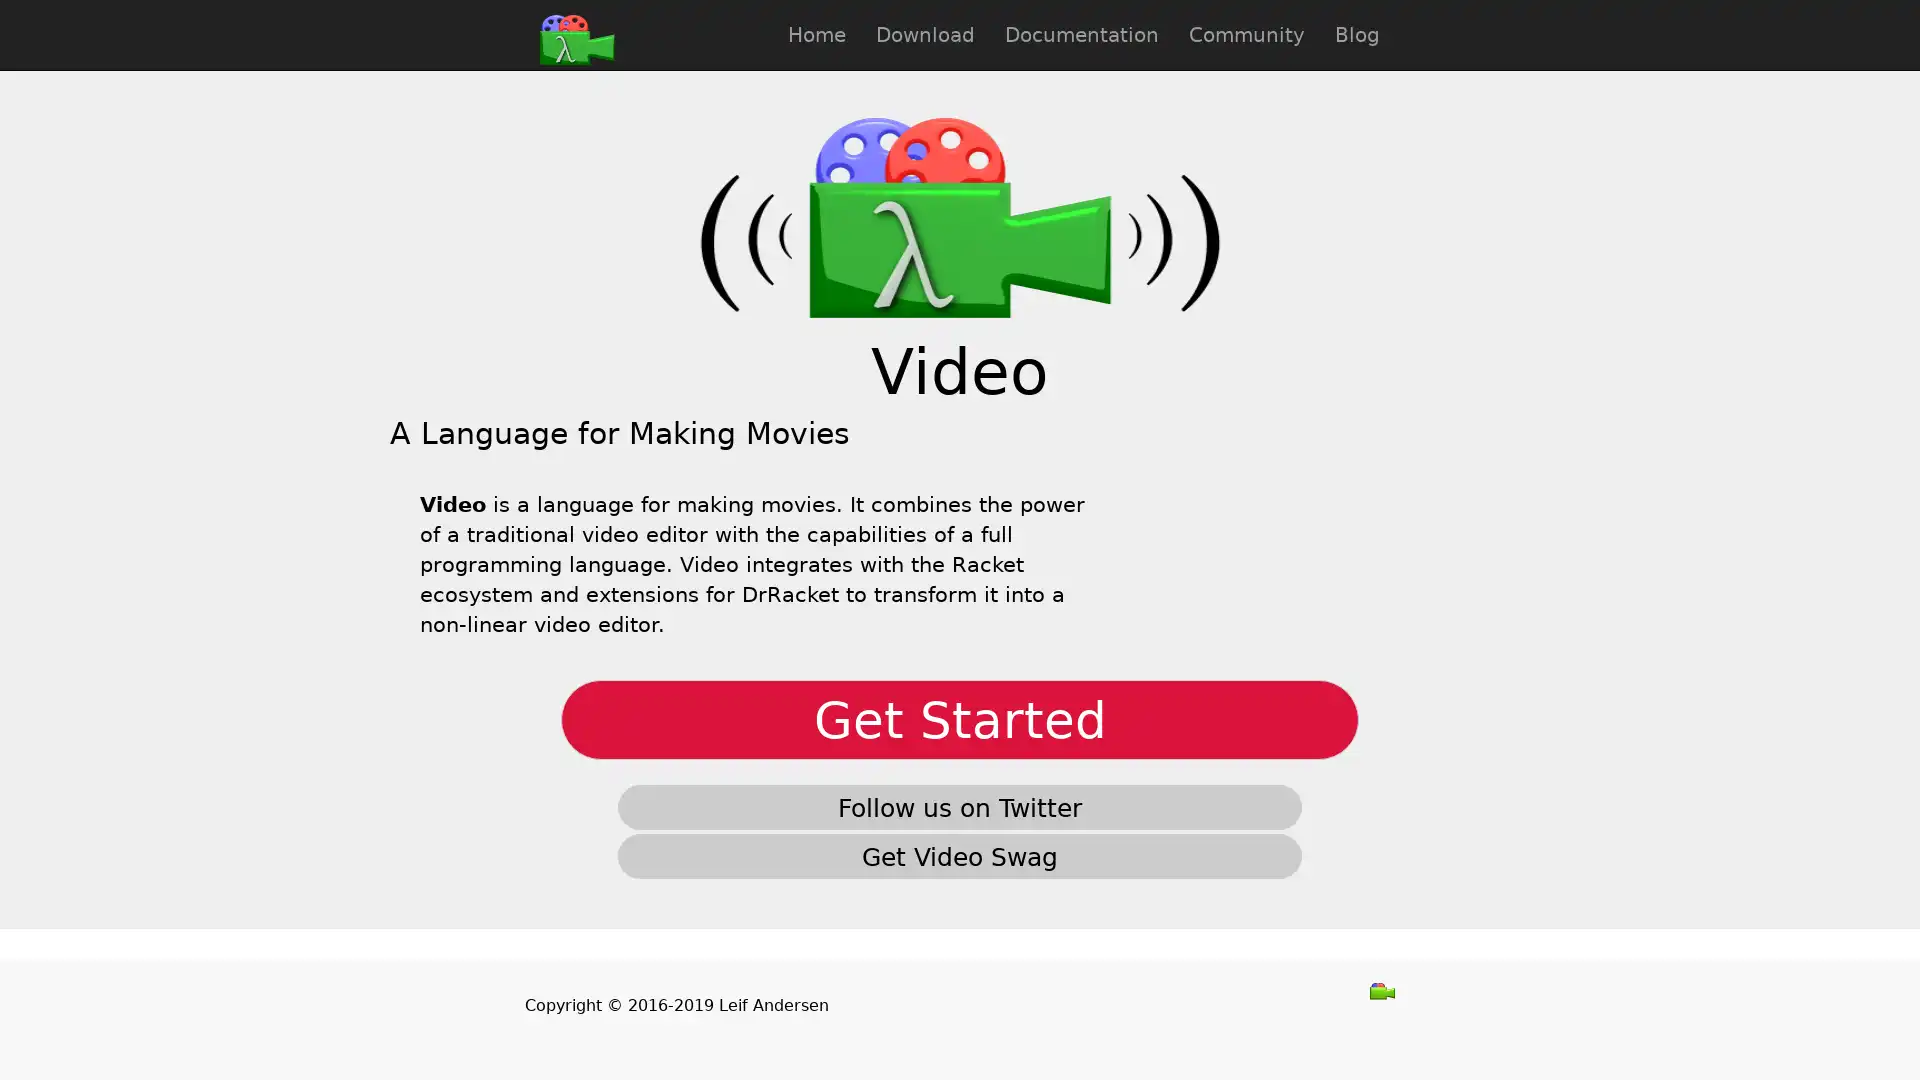  What do you see at coordinates (960, 855) in the screenshot?
I see `Get Video Swag` at bounding box center [960, 855].